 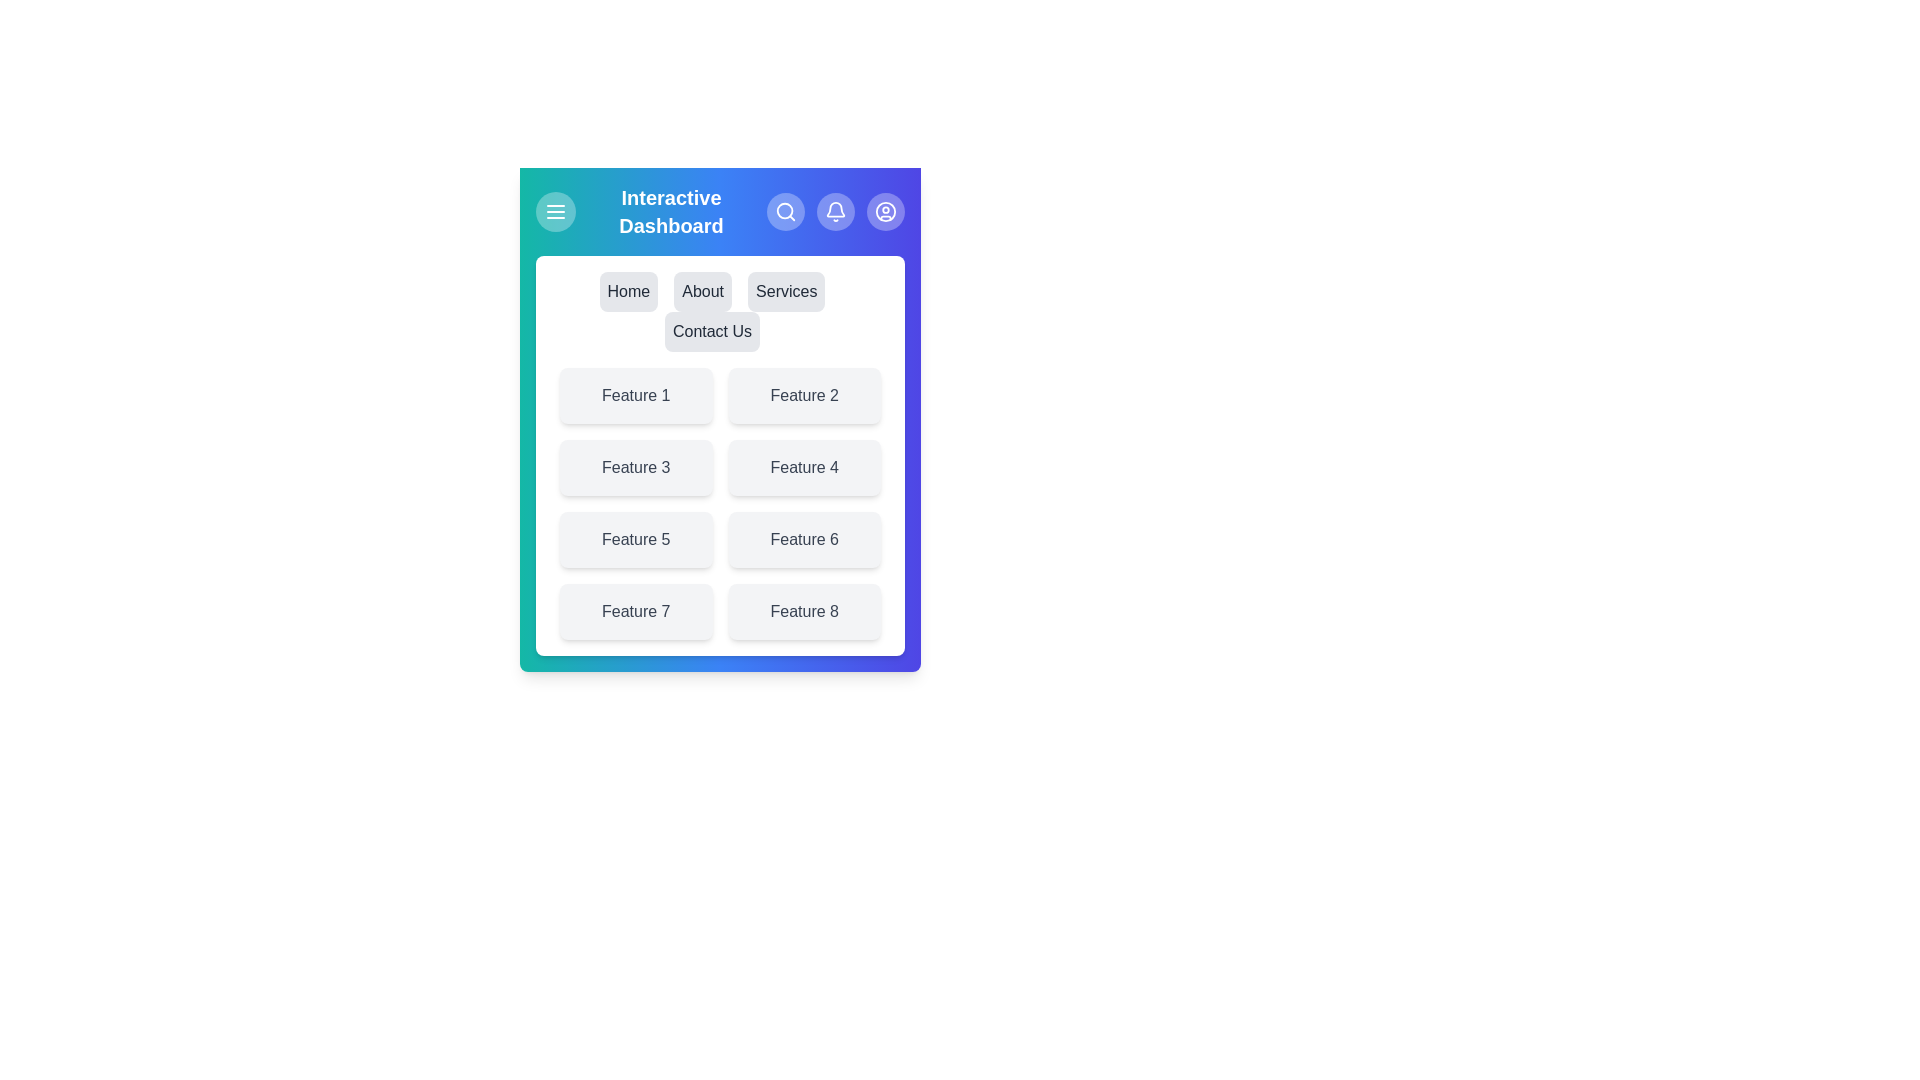 I want to click on the menu item labeled Home to navigate to the respective page, so click(x=627, y=292).